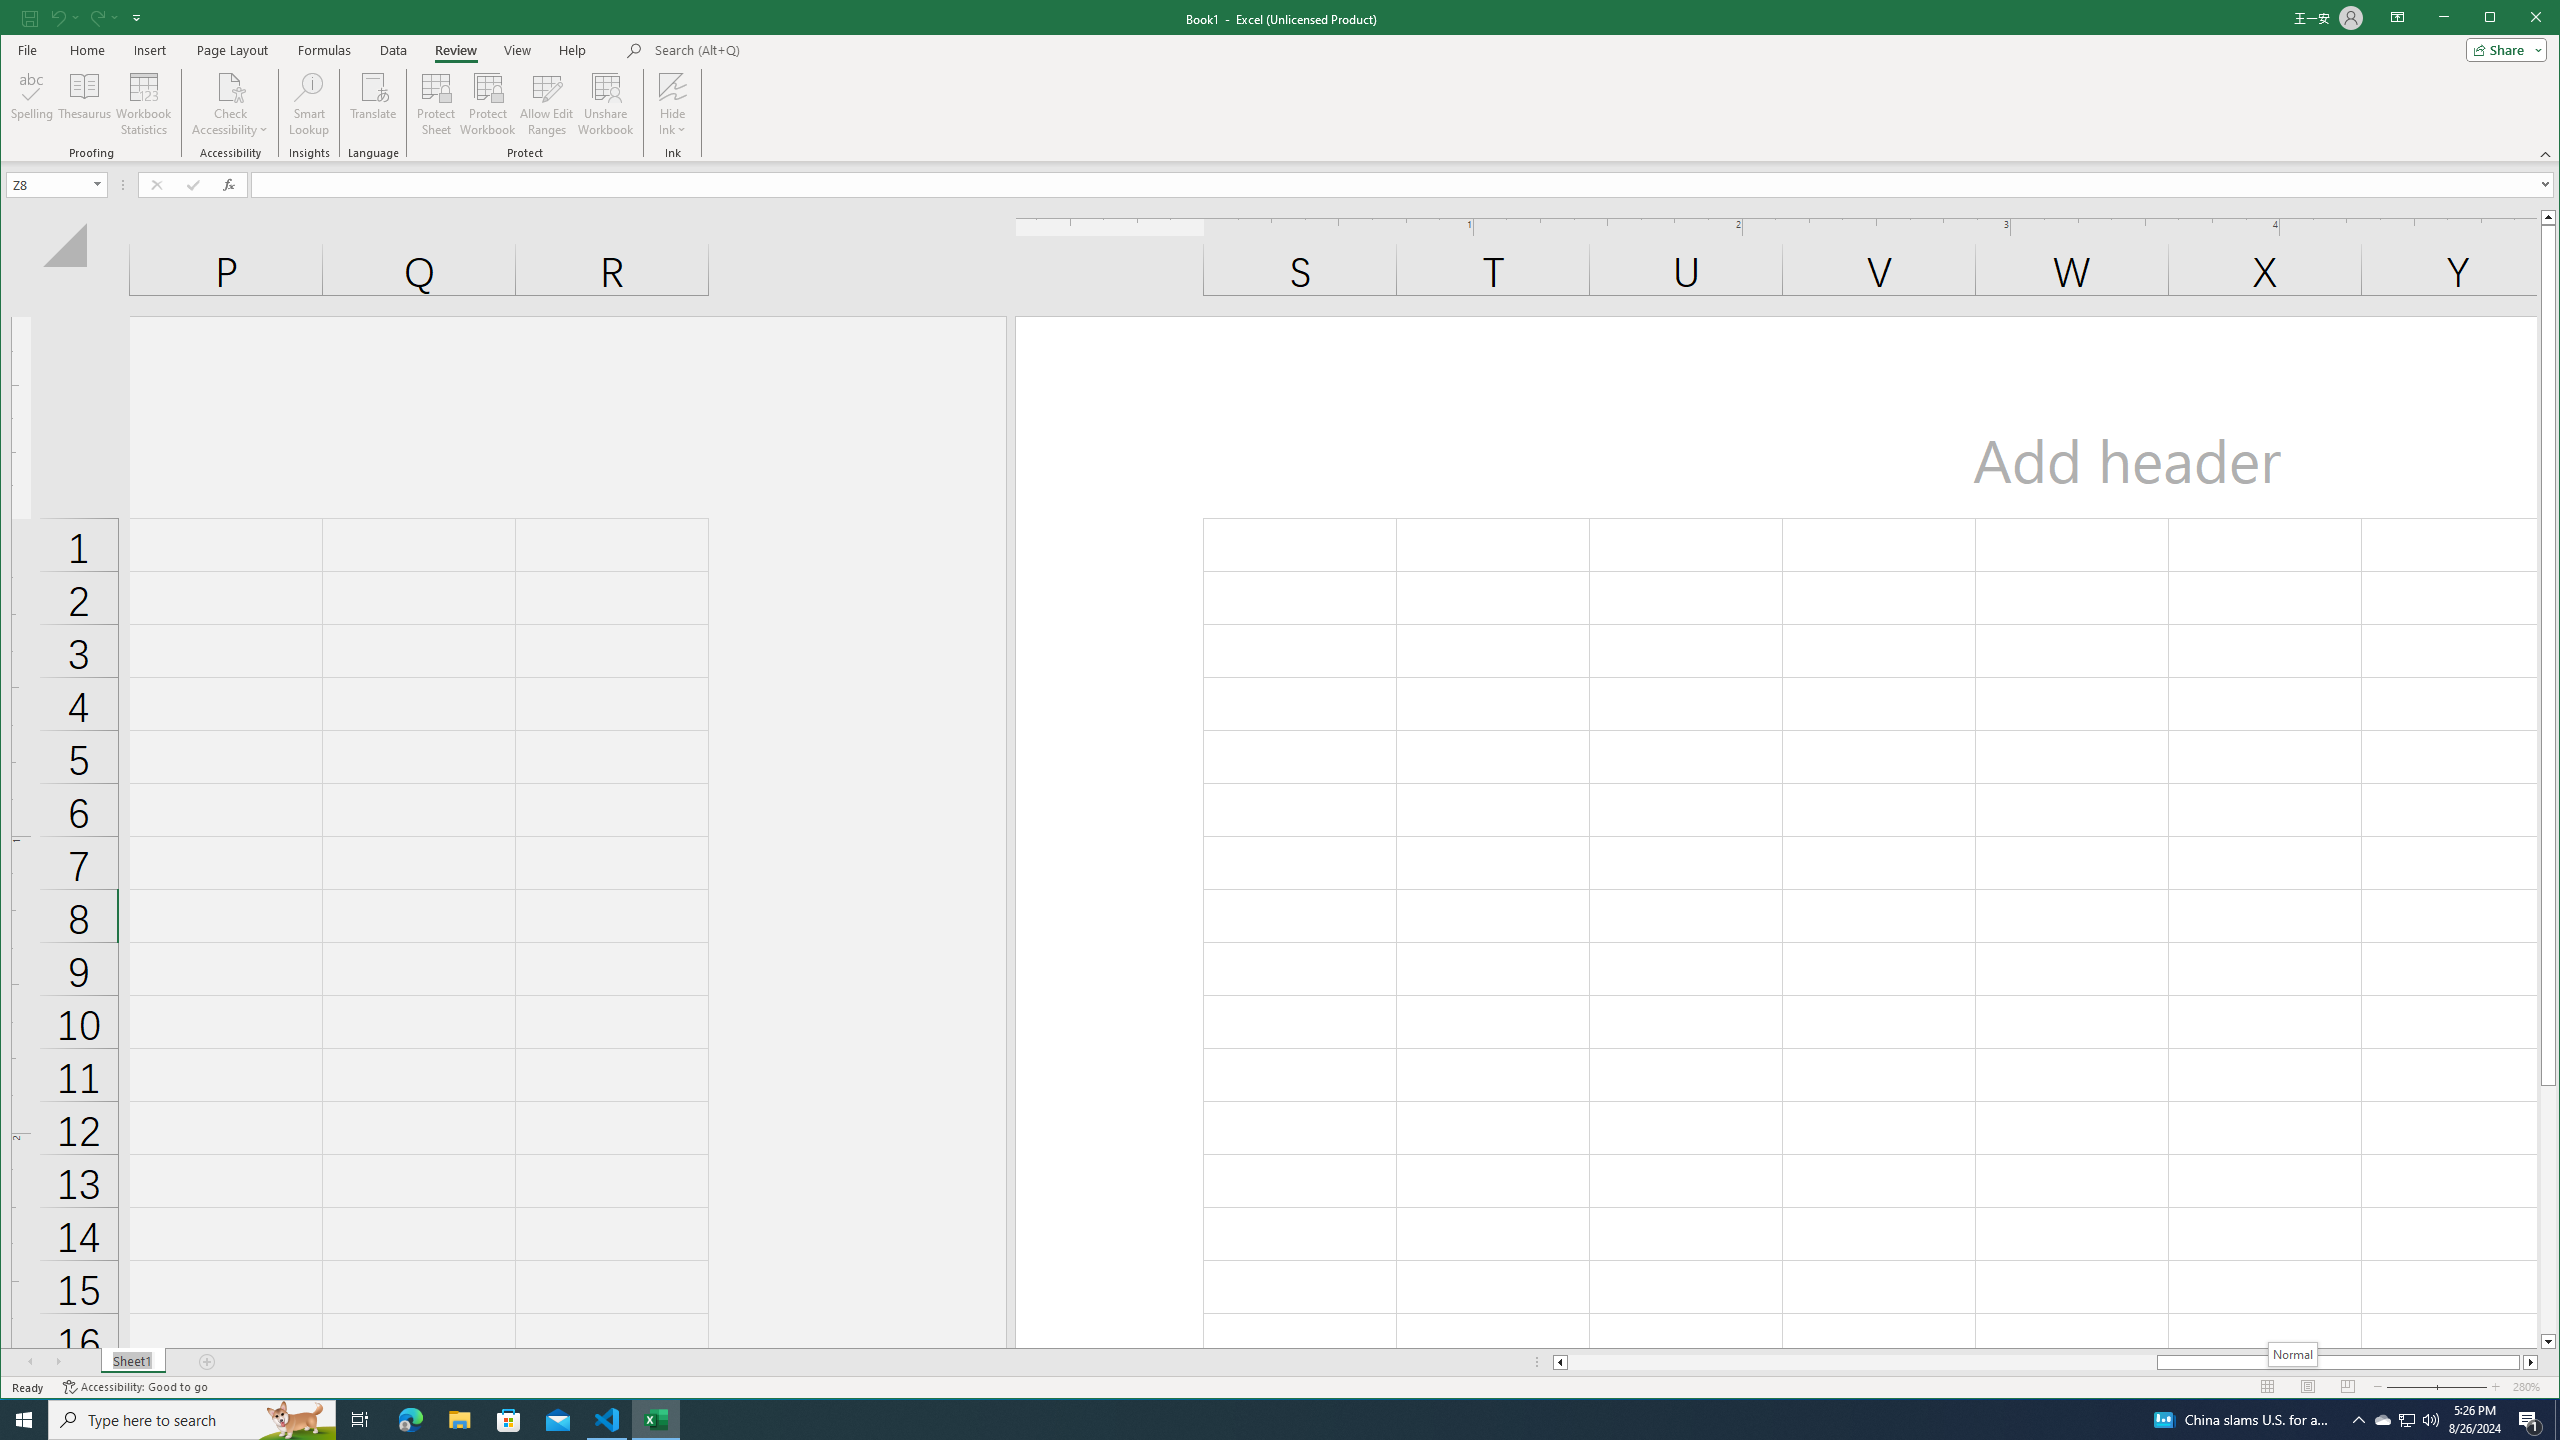 The image size is (2560, 1440). I want to click on 'Search highlights icon opens search home window', so click(294, 1418).